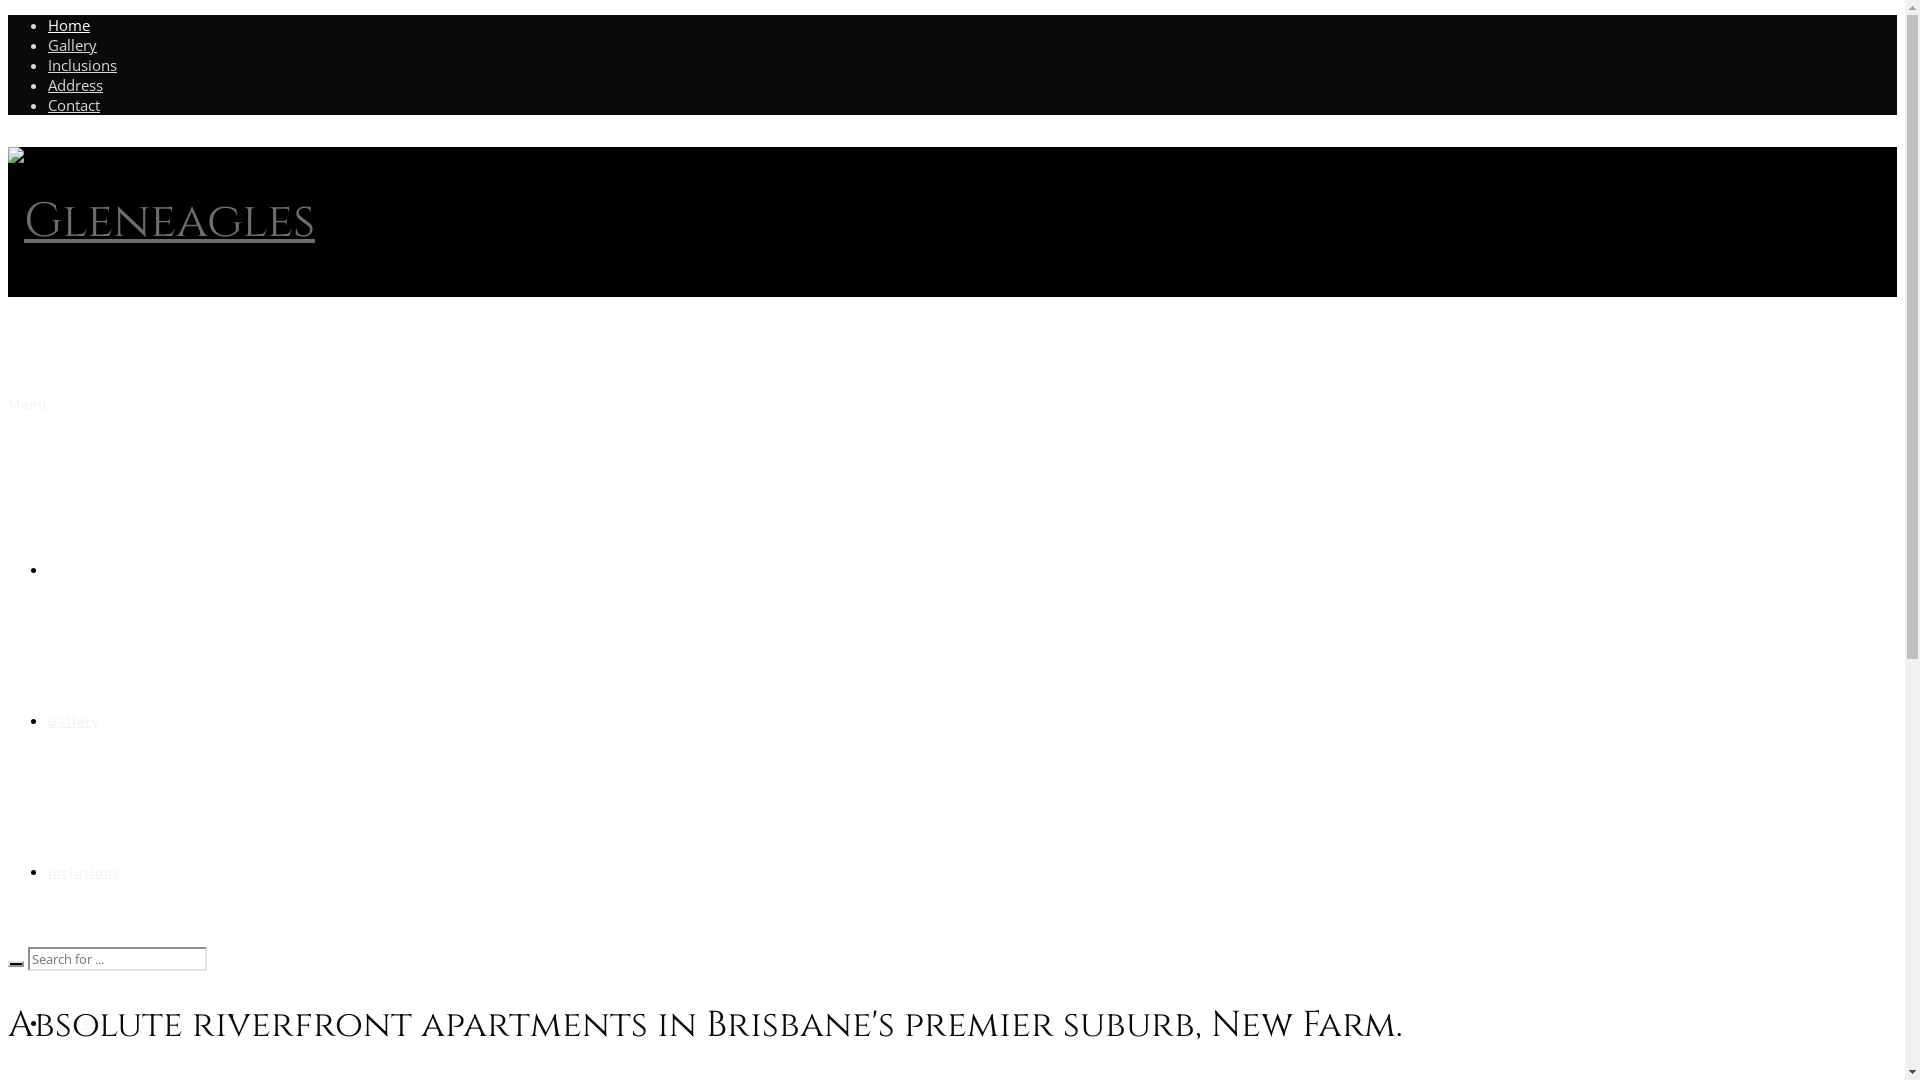  Describe the element at coordinates (161, 222) in the screenshot. I see `'Gleneagles'` at that location.